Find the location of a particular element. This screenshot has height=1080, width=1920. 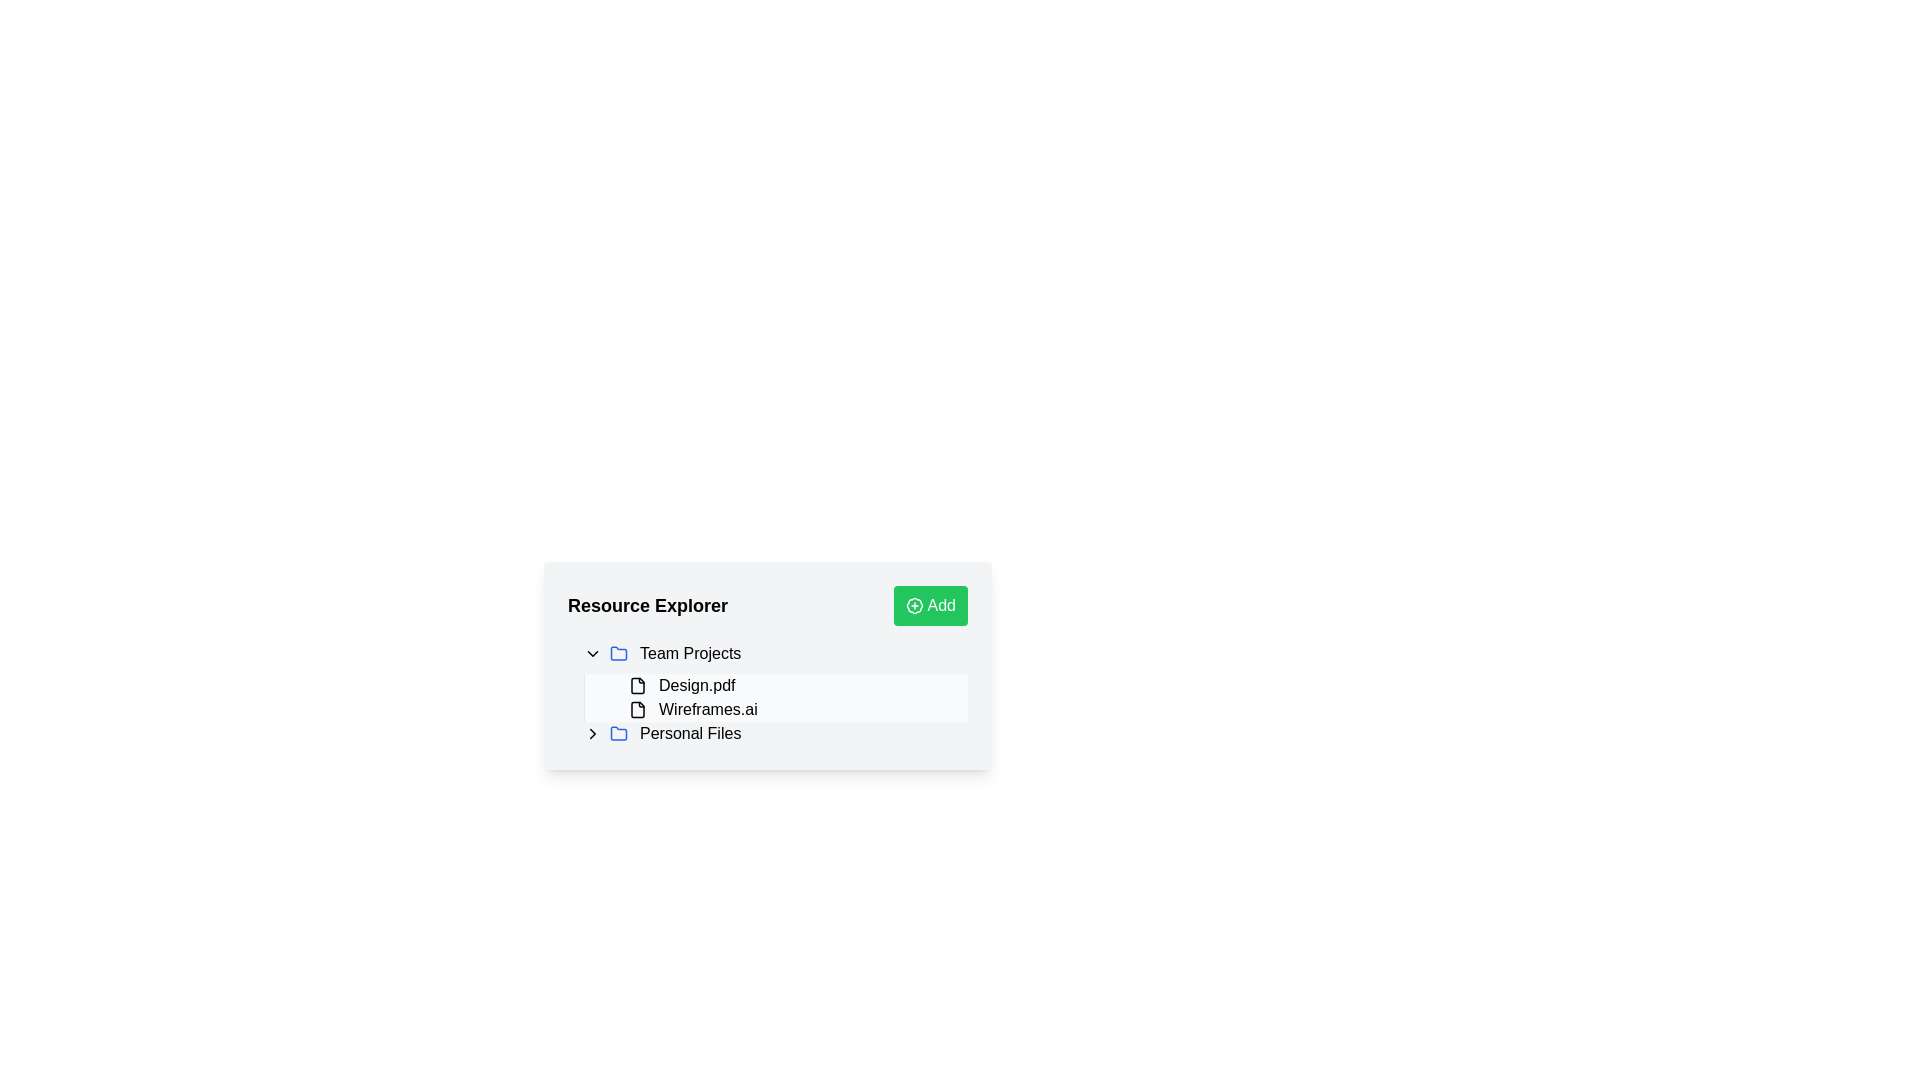

the text label for the 'Personal Files' folder is located at coordinates (690, 733).